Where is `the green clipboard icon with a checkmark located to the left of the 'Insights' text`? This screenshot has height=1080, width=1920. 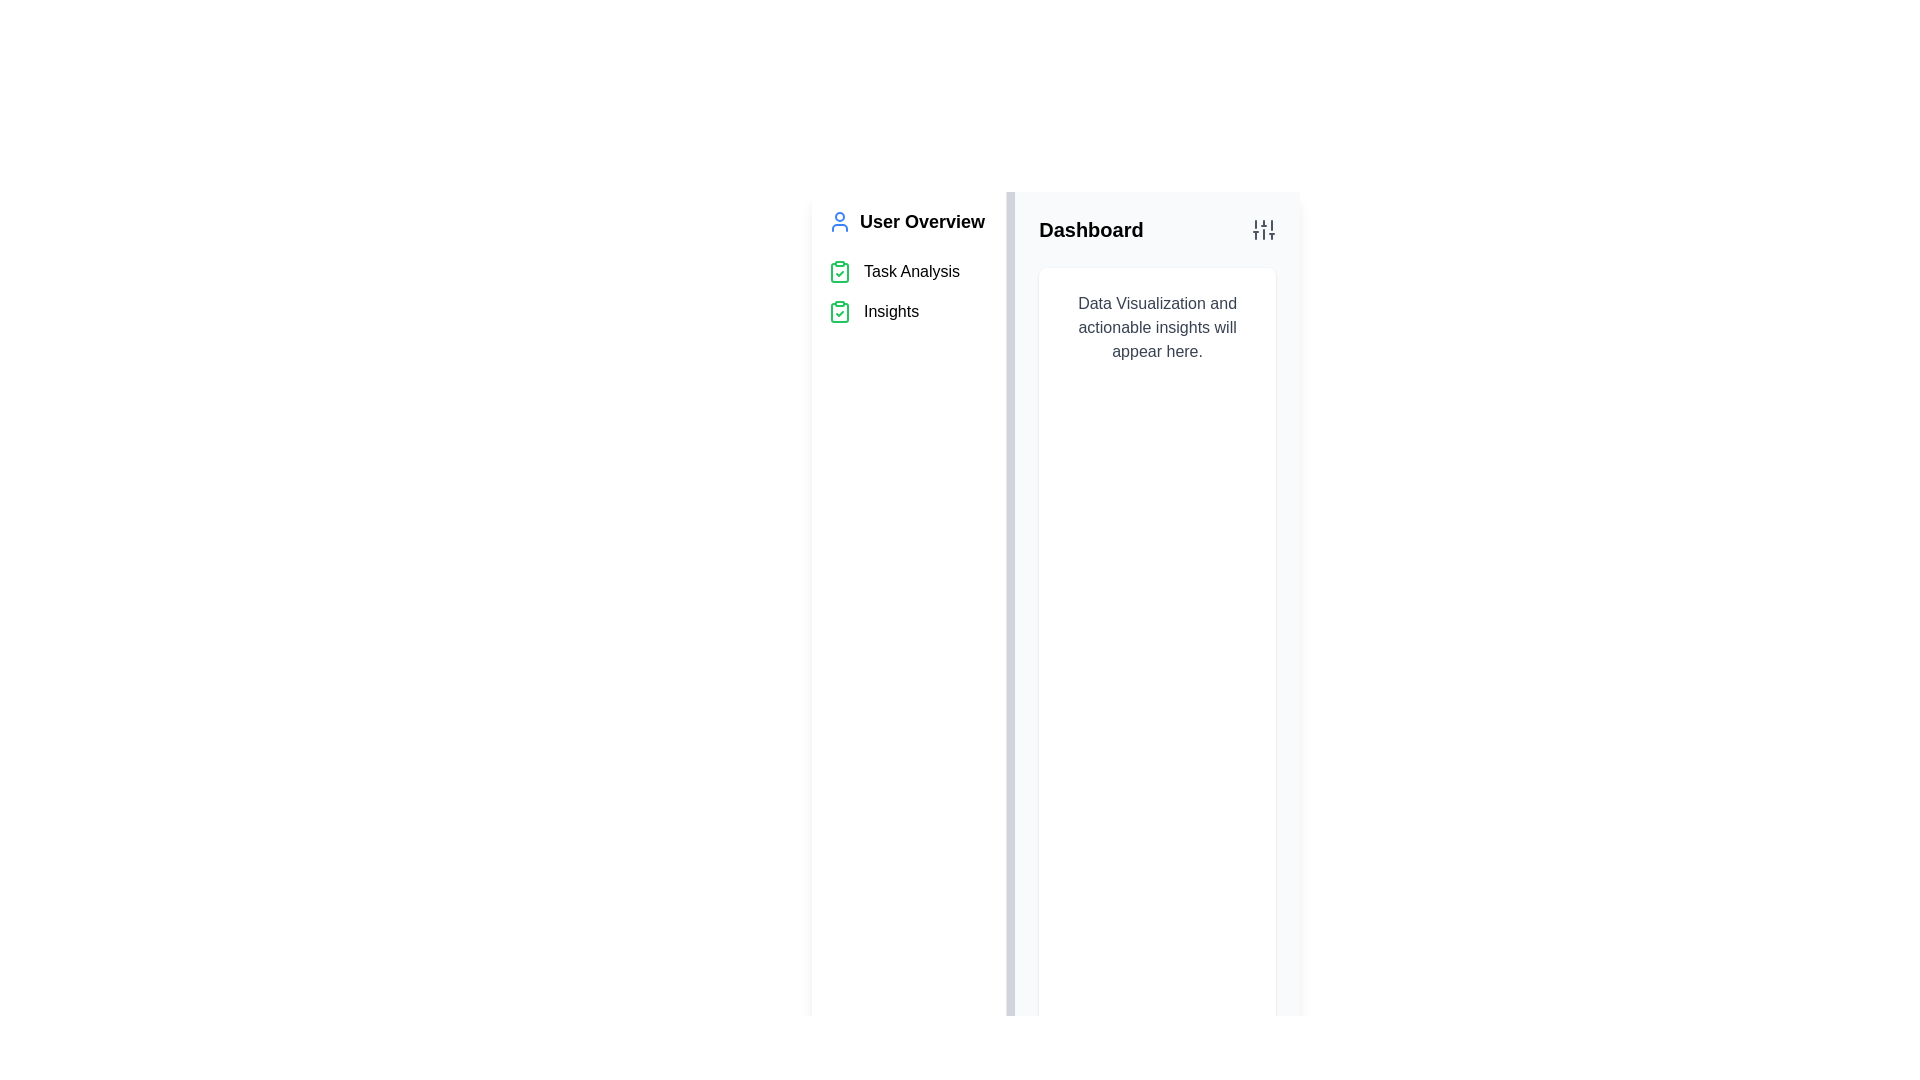
the green clipboard icon with a checkmark located to the left of the 'Insights' text is located at coordinates (840, 272).